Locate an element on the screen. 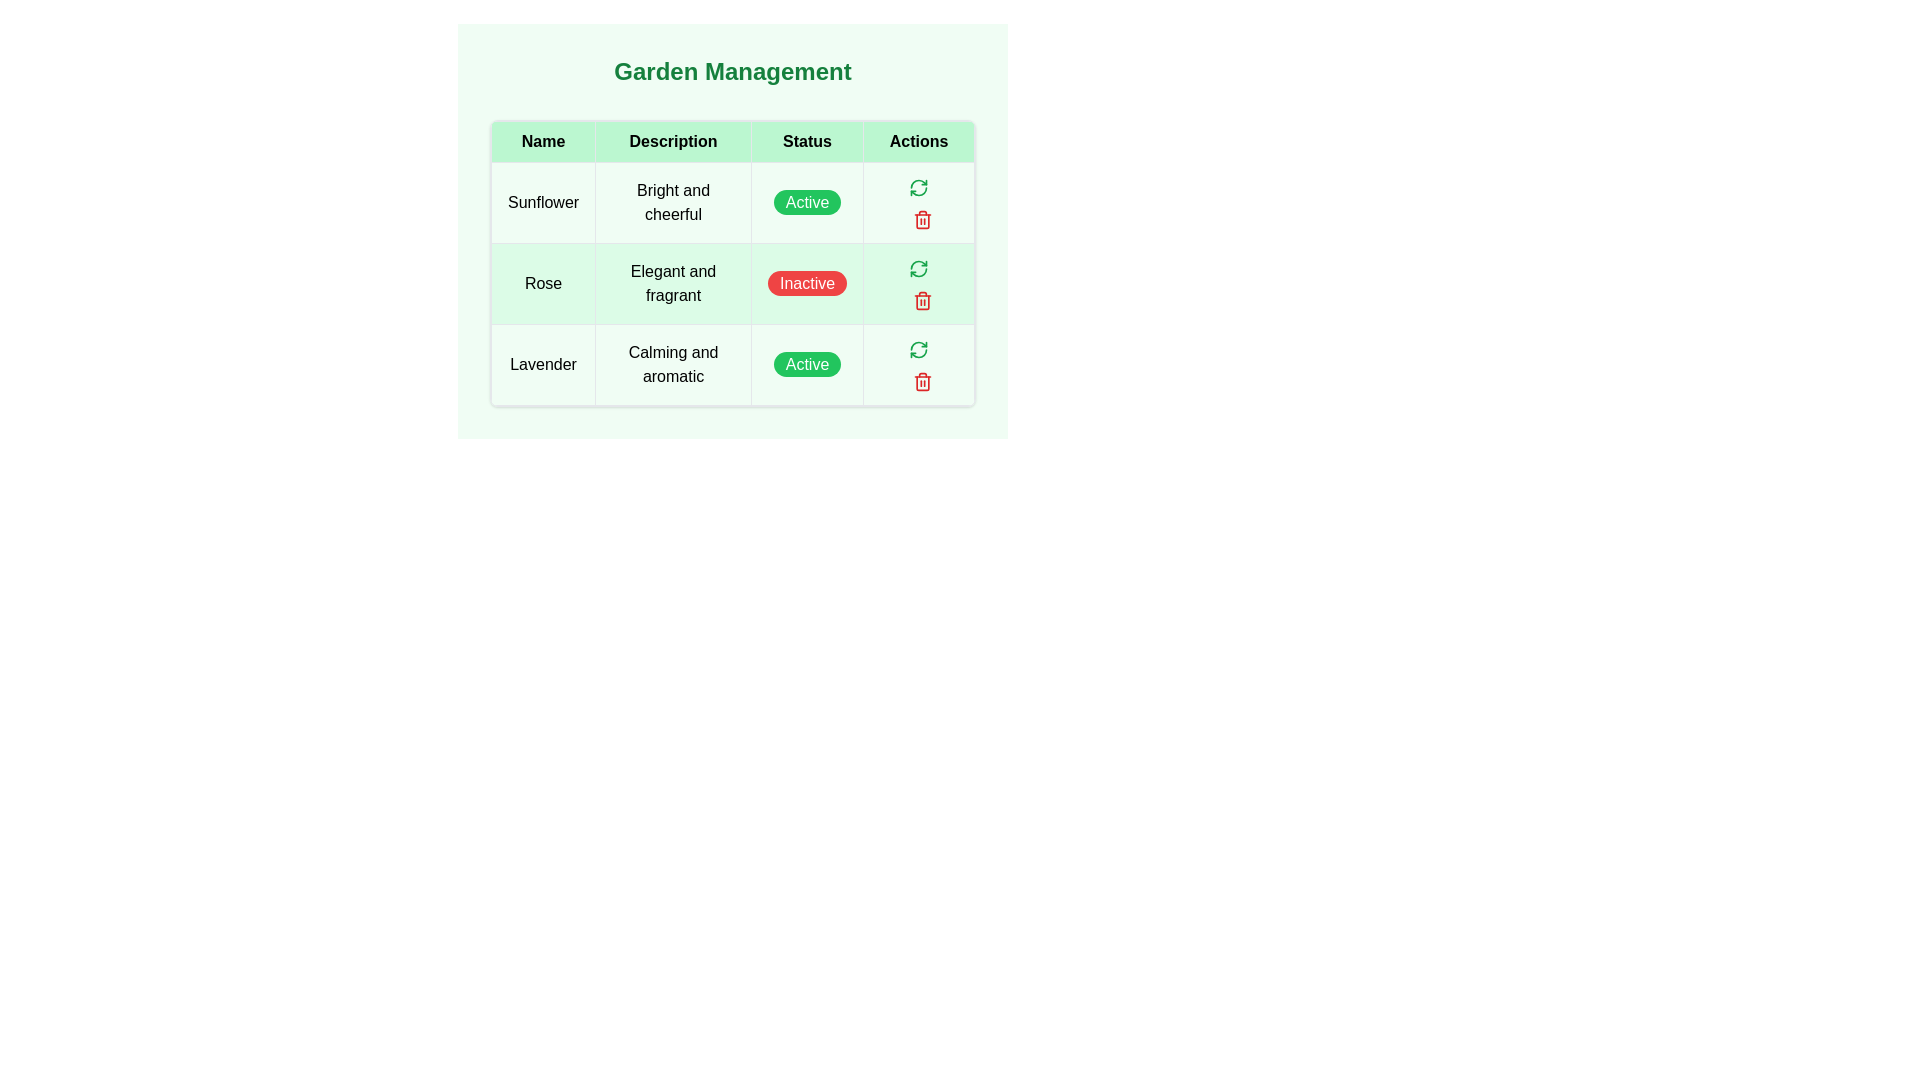  the Text label (table header) located at the top-left corner of the table, which describes the first column containing plant names is located at coordinates (543, 141).